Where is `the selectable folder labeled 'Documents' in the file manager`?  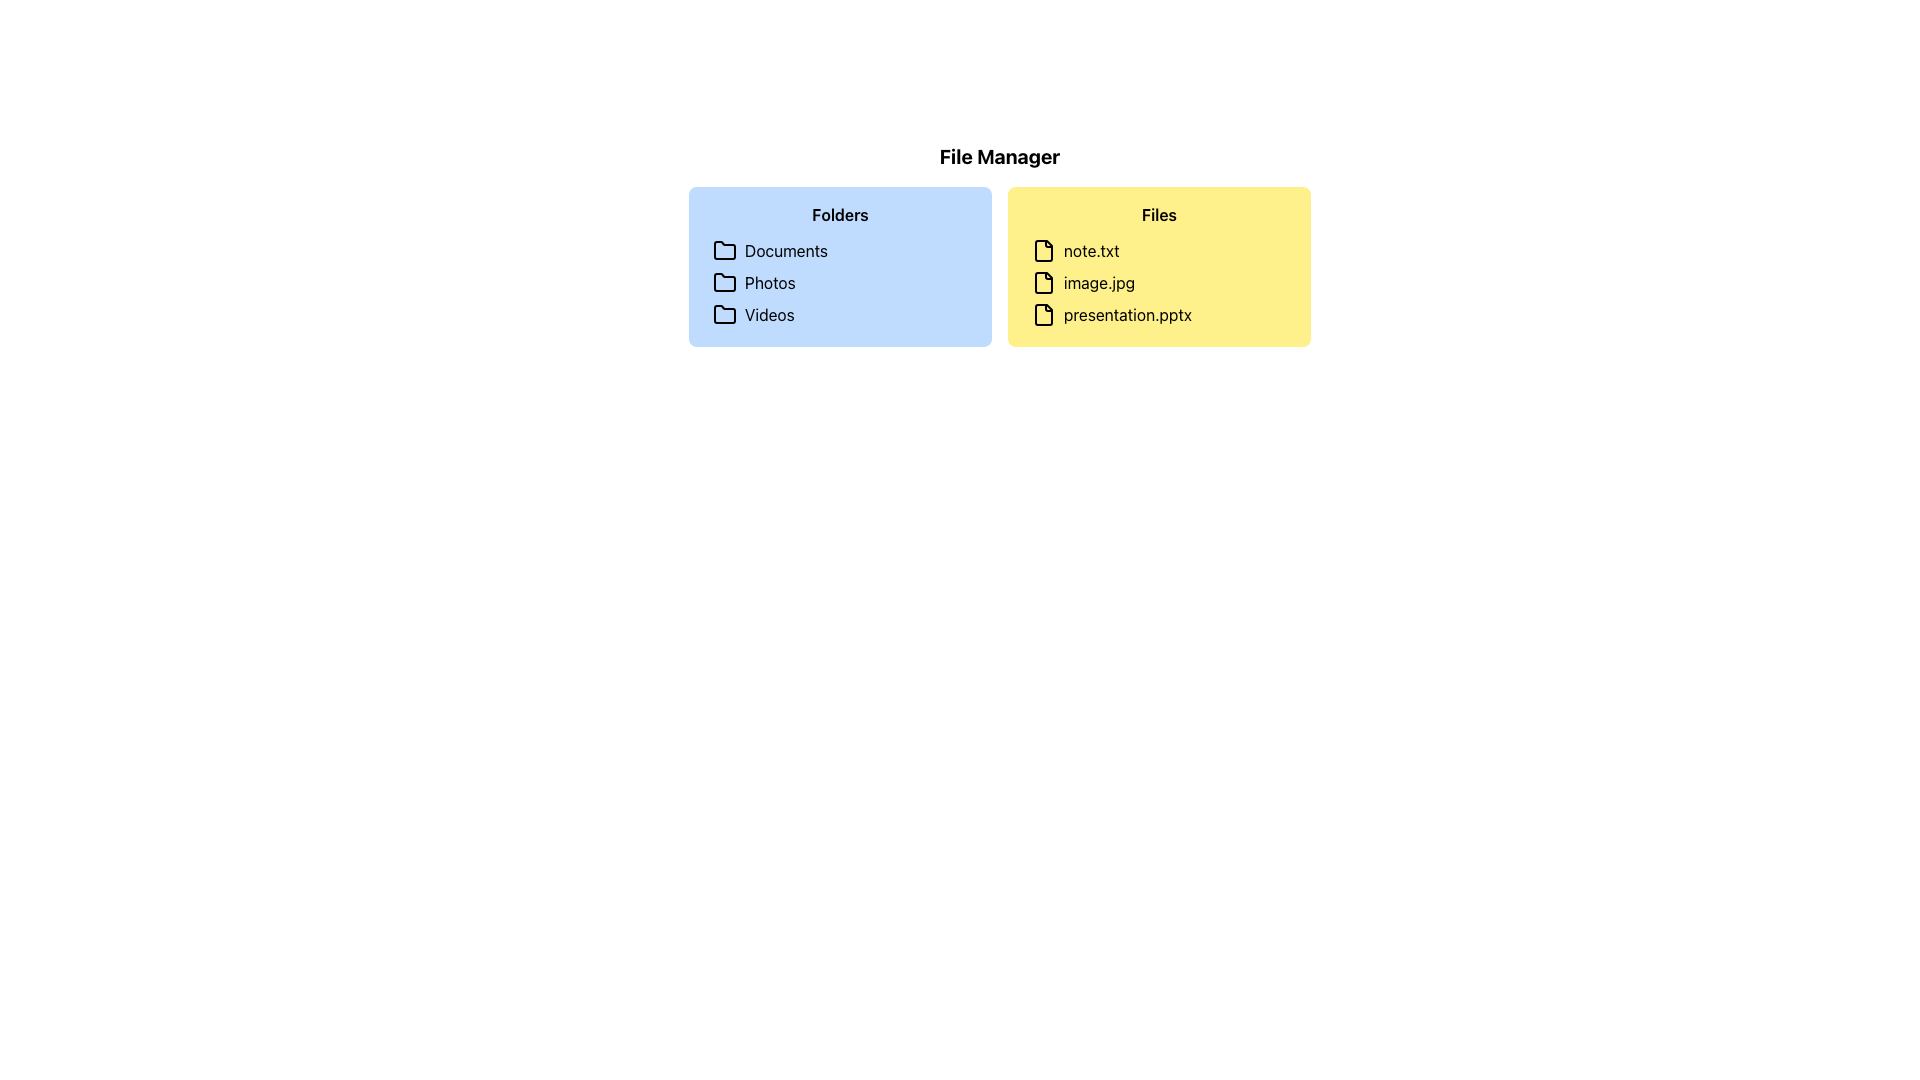 the selectable folder labeled 'Documents' in the file manager is located at coordinates (840, 249).